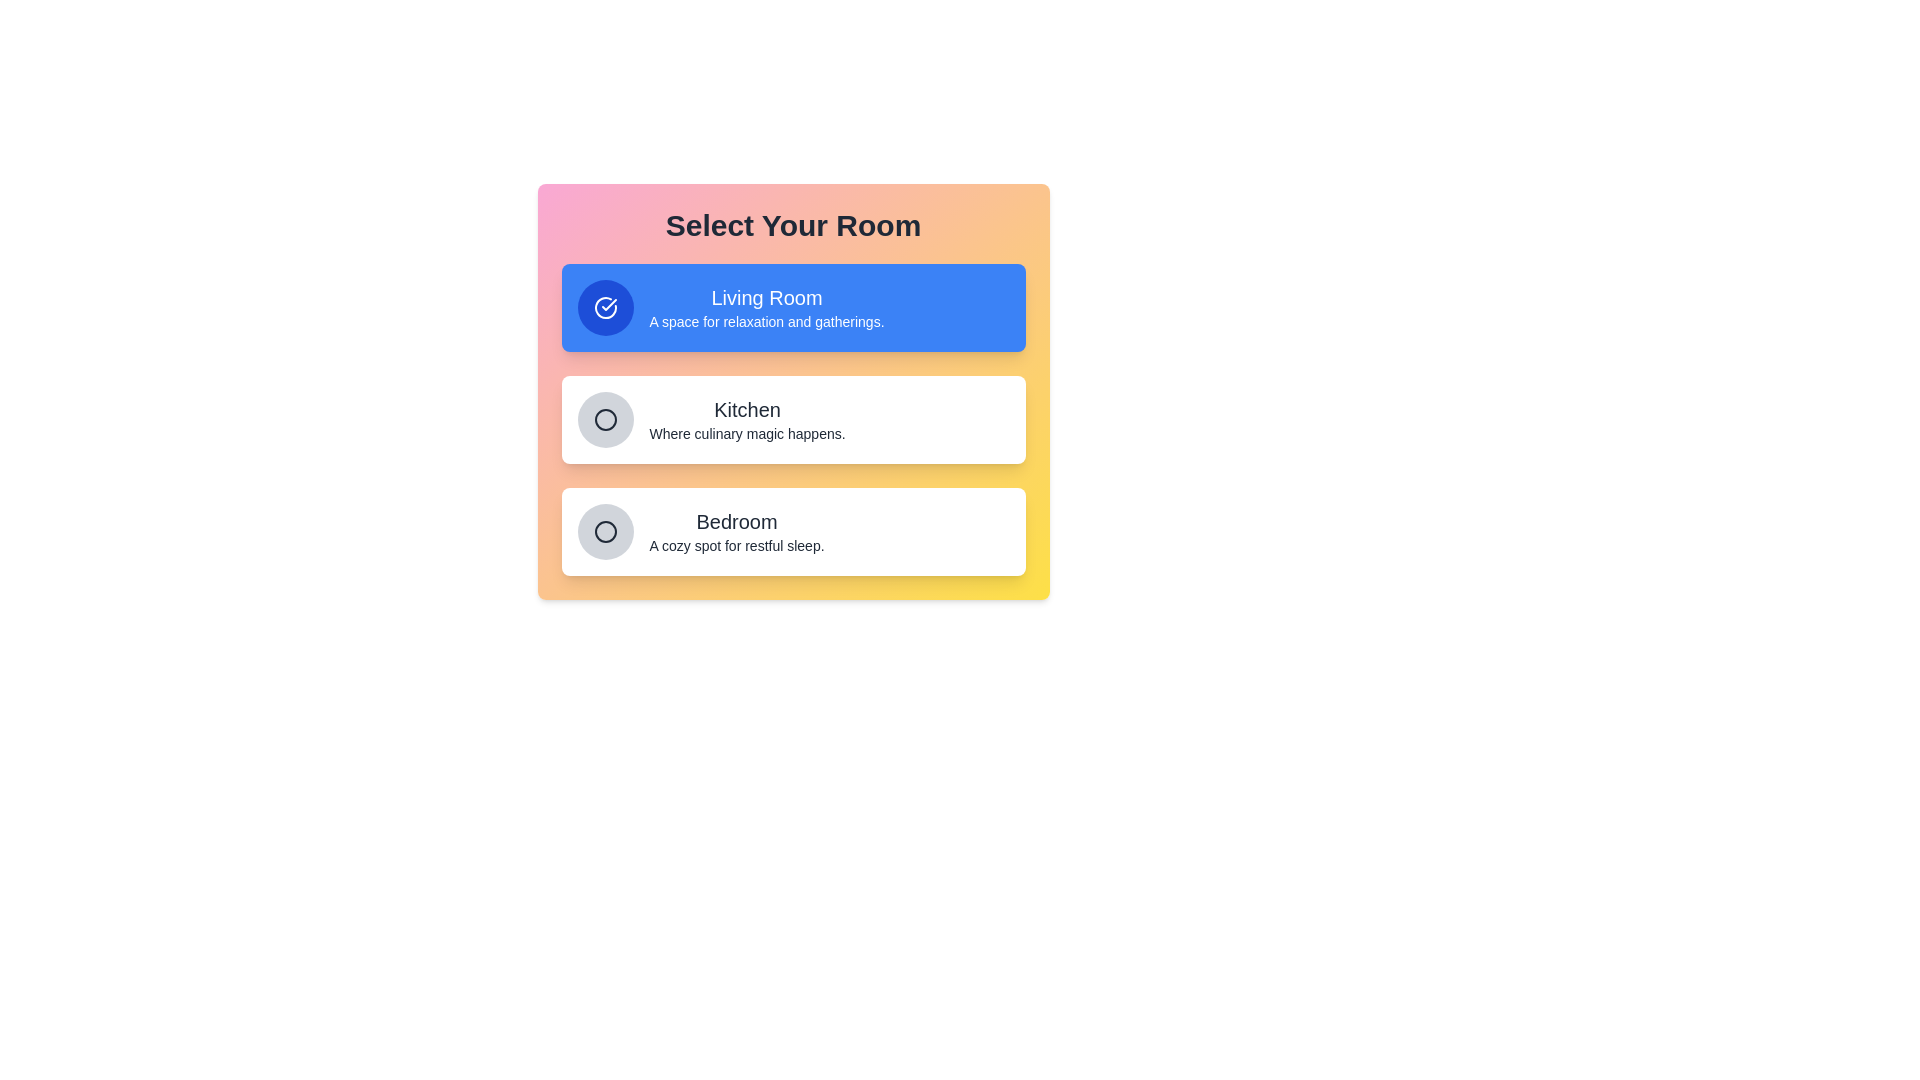  Describe the element at coordinates (604, 308) in the screenshot. I see `the interior graphical detail of the circular icon within the blue button labeled 'Living Room' for visual understanding` at that location.